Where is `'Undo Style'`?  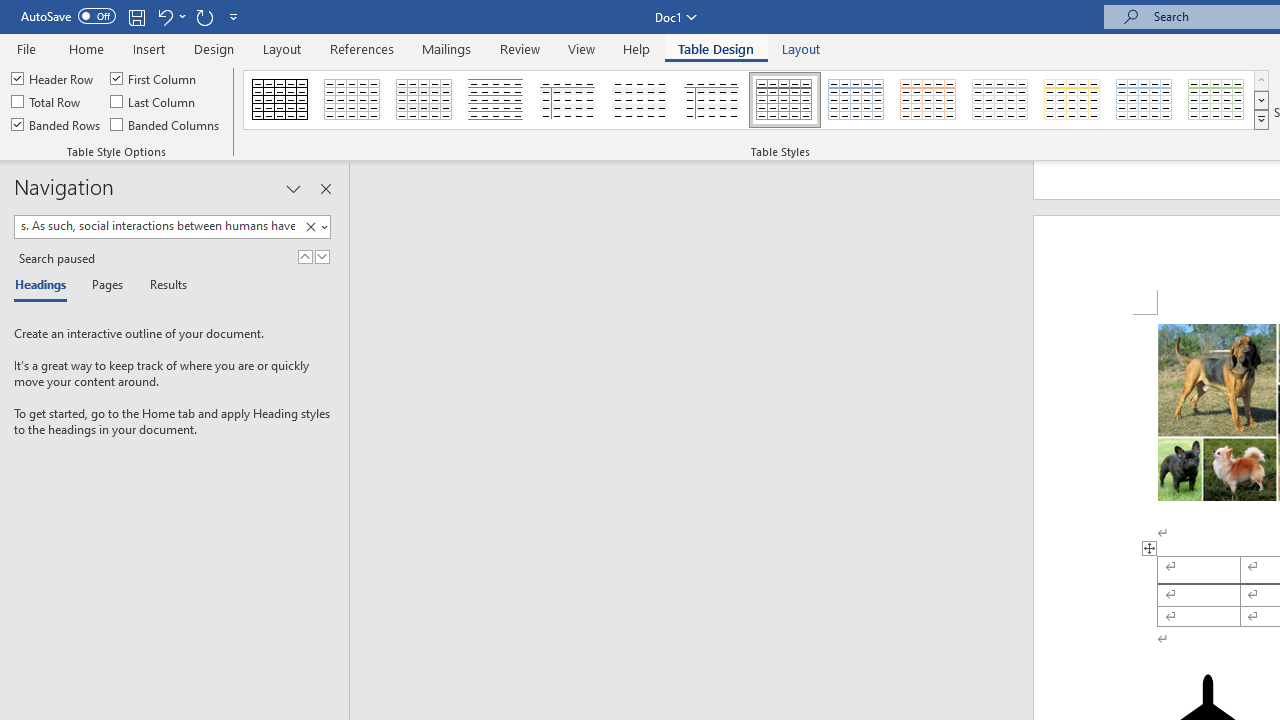
'Undo Style' is located at coordinates (164, 16).